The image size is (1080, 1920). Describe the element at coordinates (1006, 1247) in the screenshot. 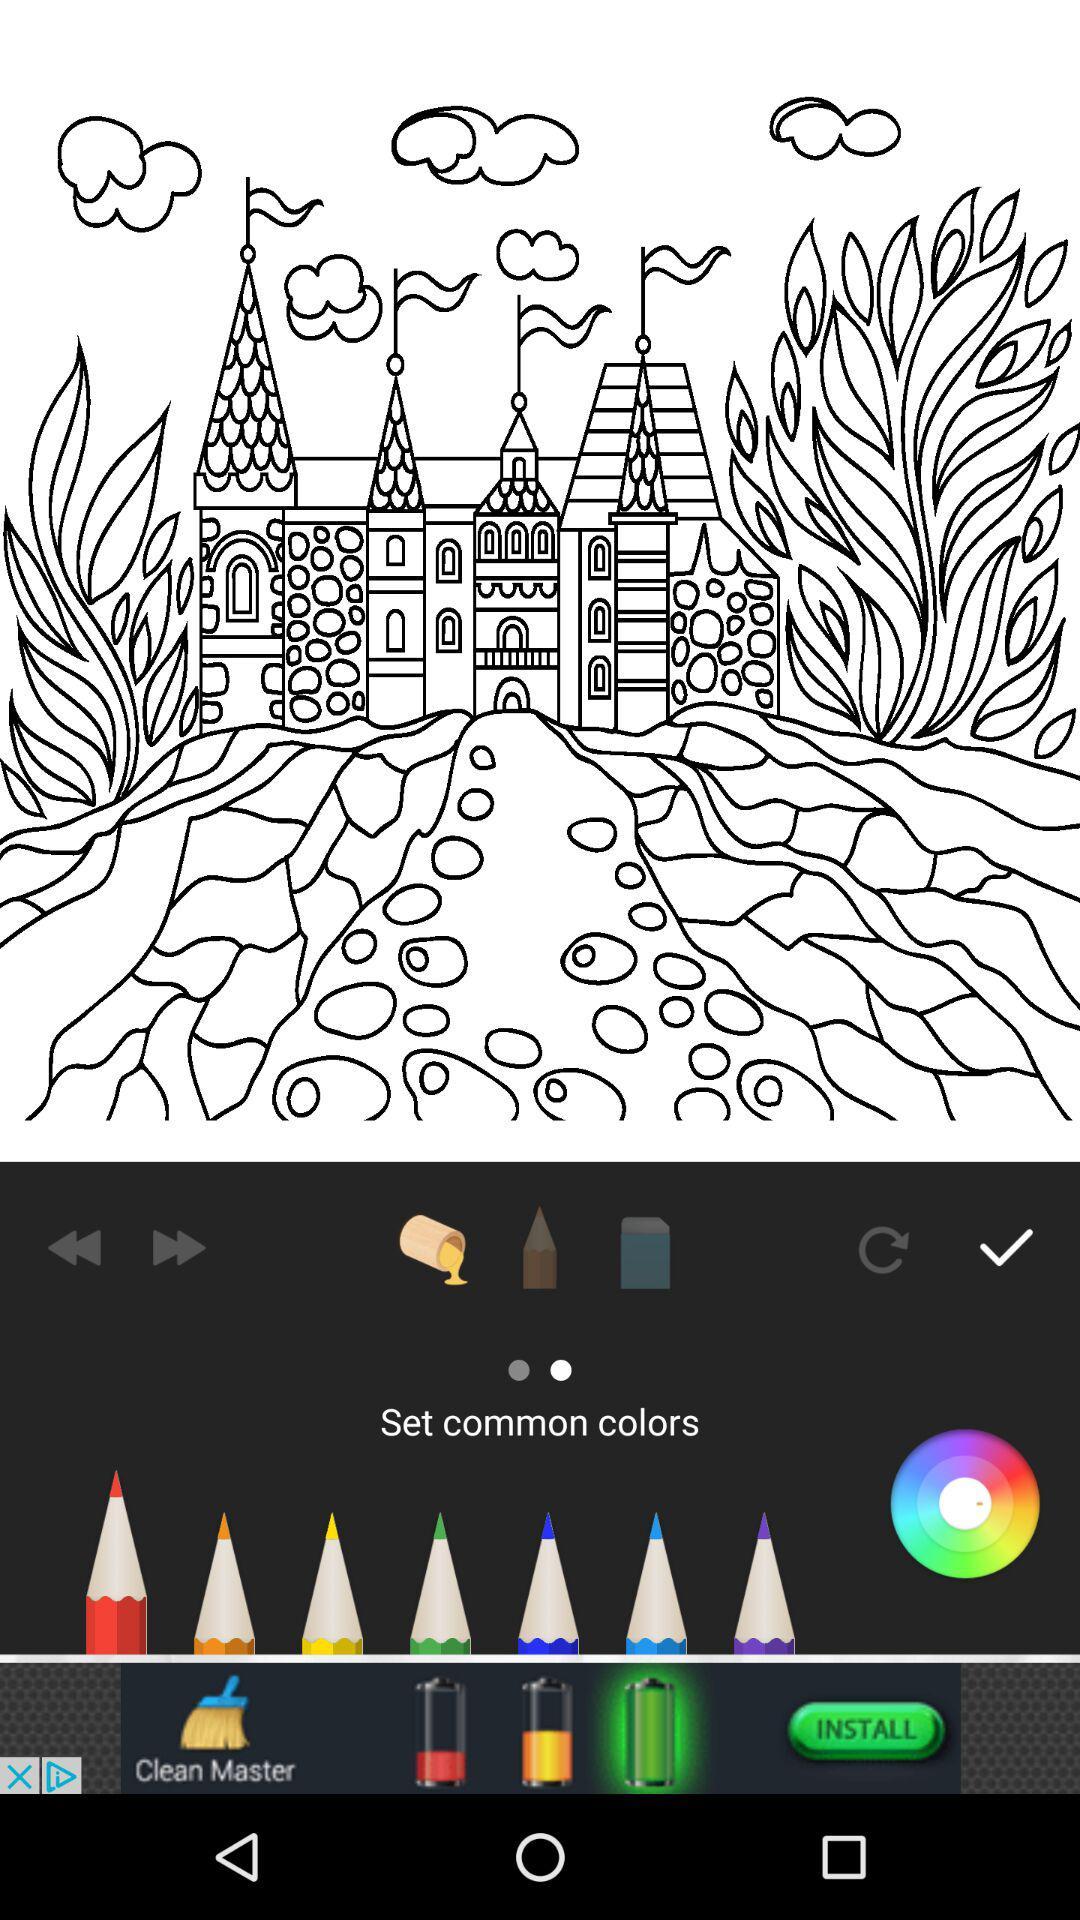

I see `the check mark icon which is just beside the refresh icon` at that location.